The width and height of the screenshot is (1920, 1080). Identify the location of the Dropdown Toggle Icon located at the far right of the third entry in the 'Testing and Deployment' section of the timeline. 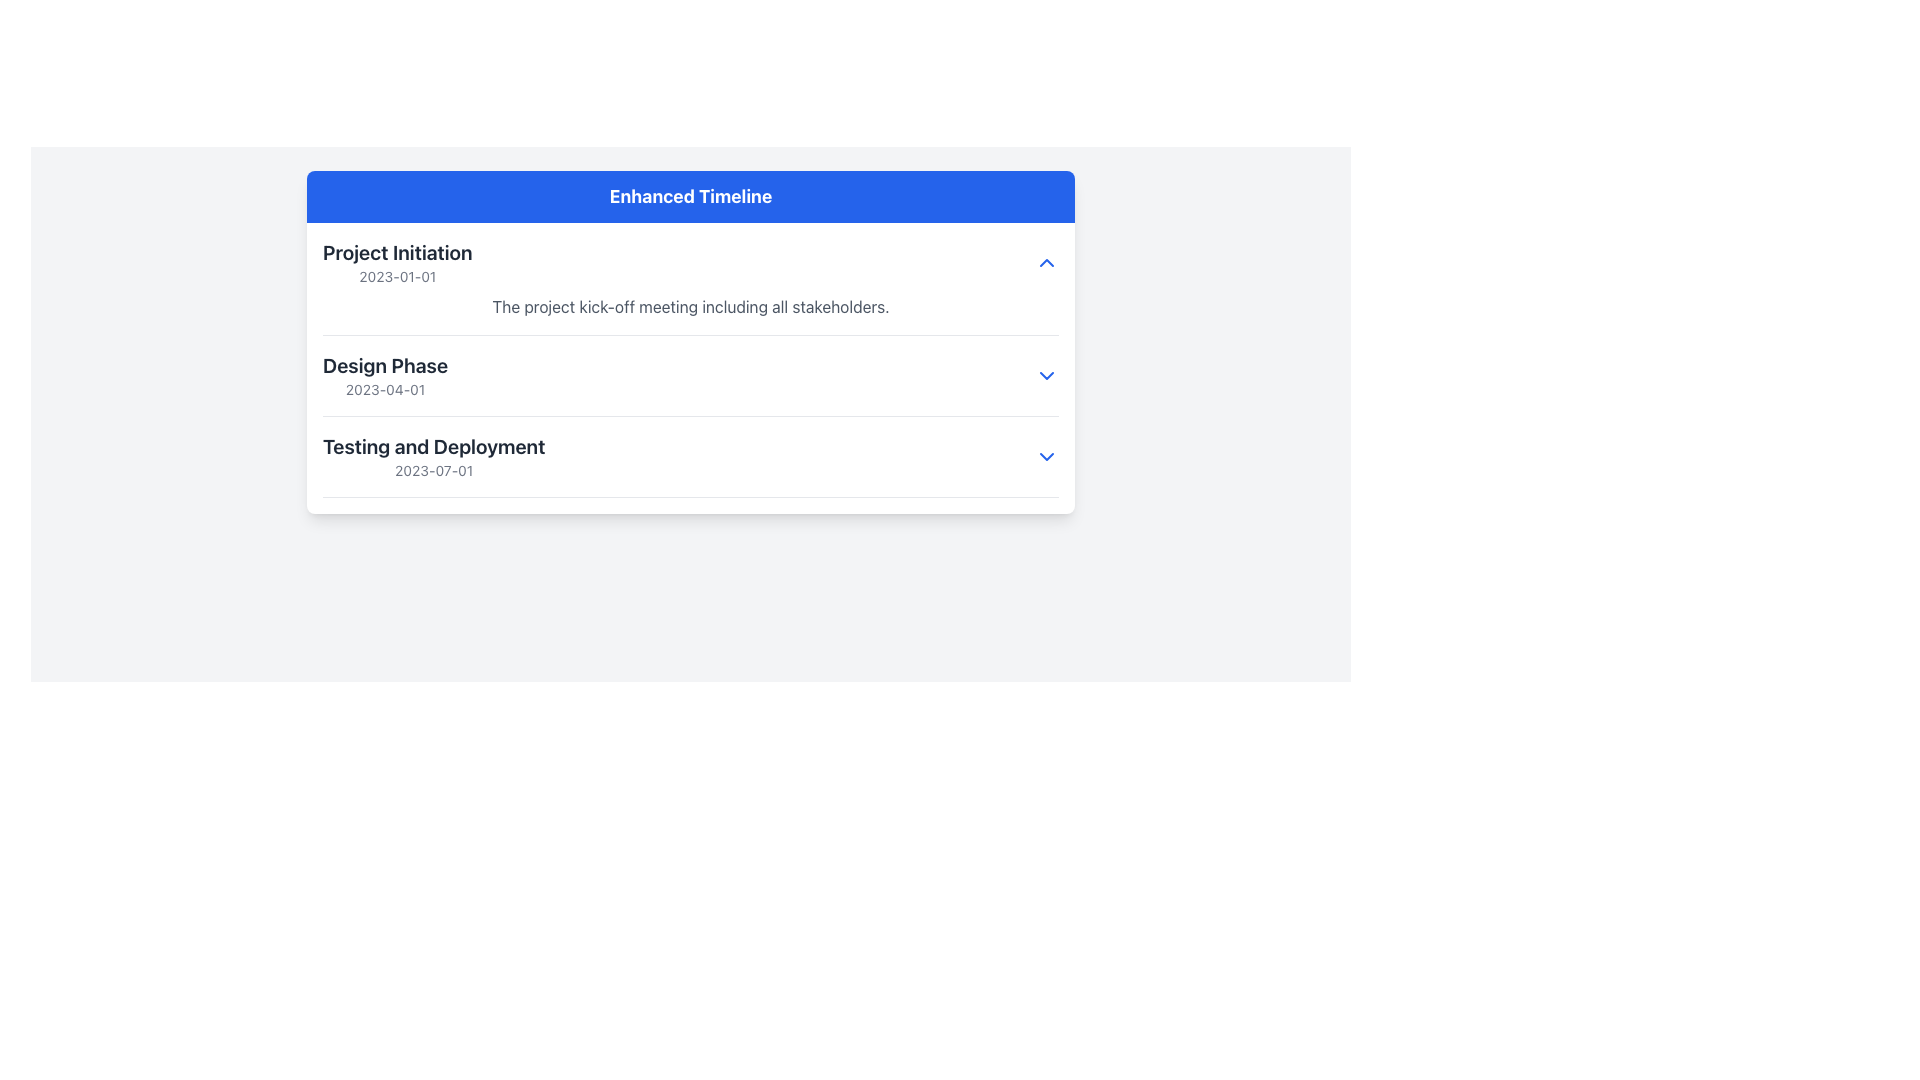
(1045, 456).